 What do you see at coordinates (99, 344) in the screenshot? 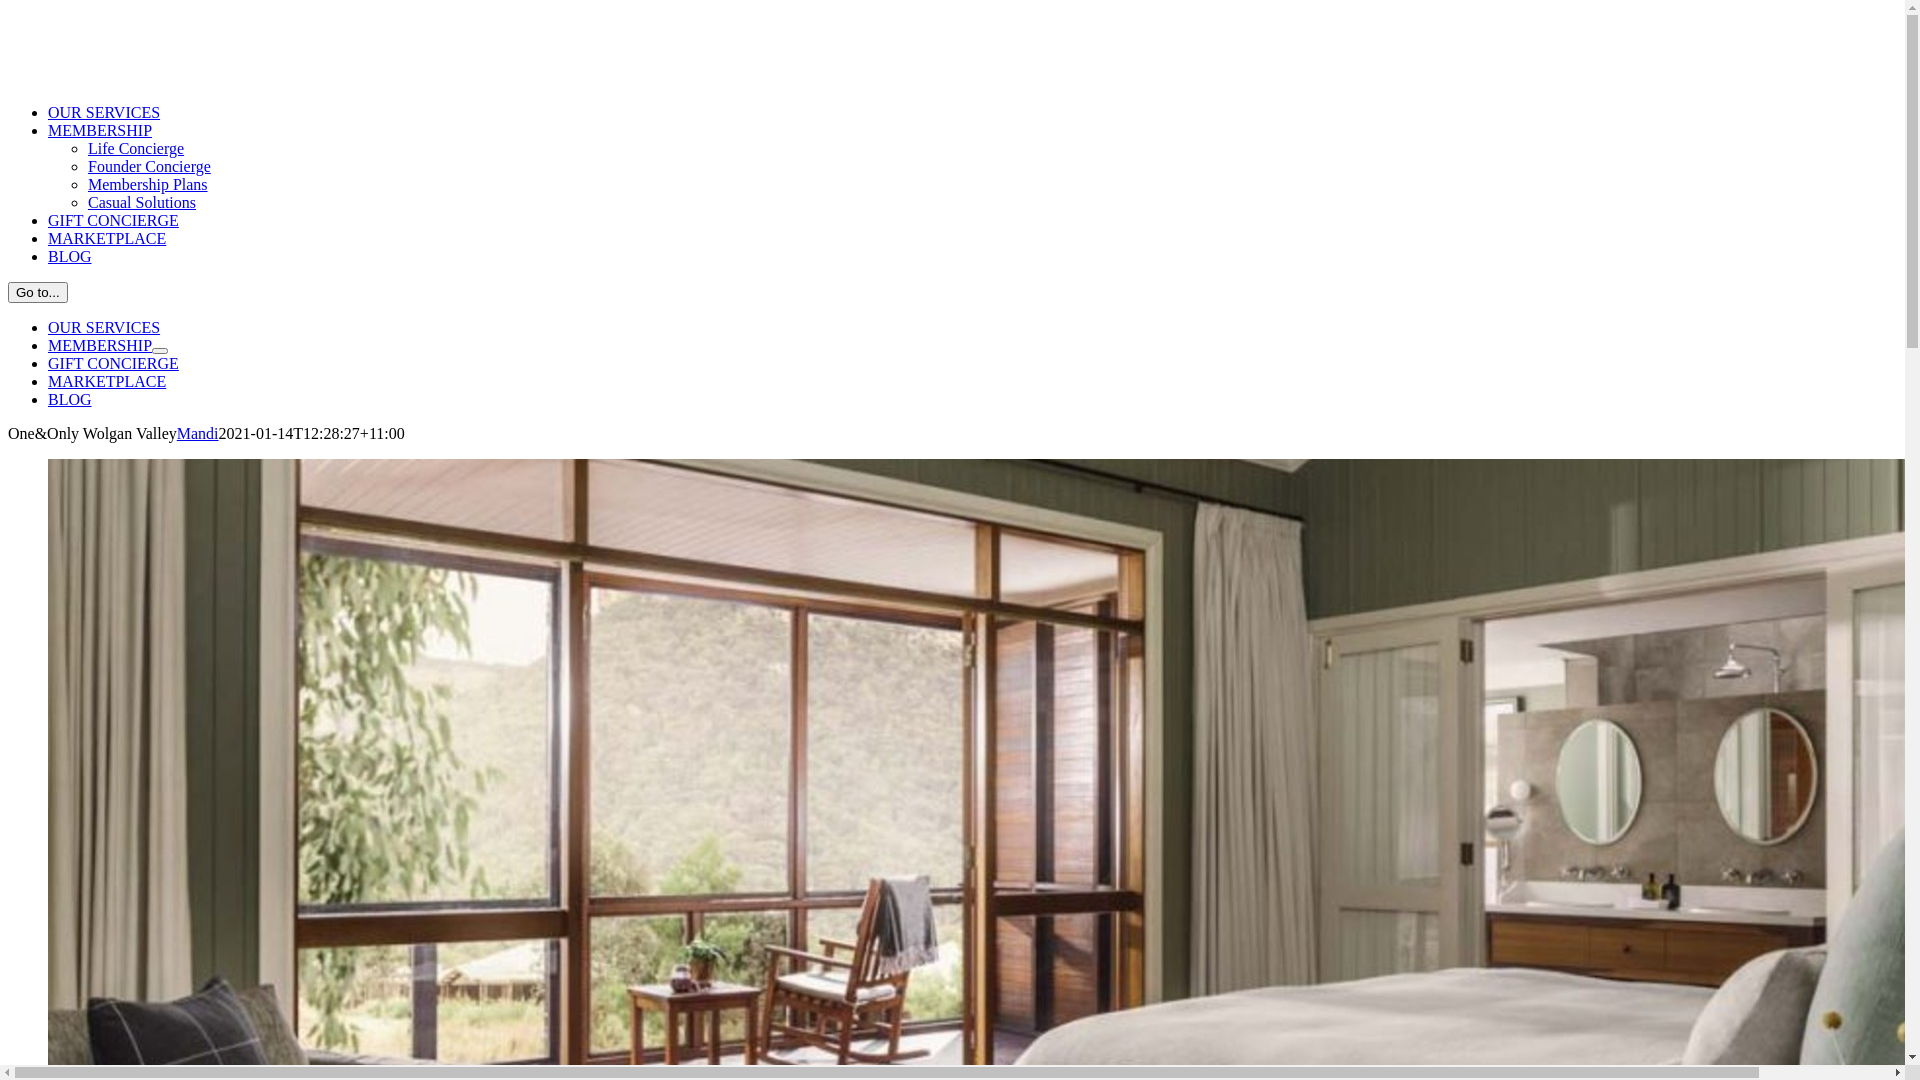
I see `'MEMBERSHIP'` at bounding box center [99, 344].